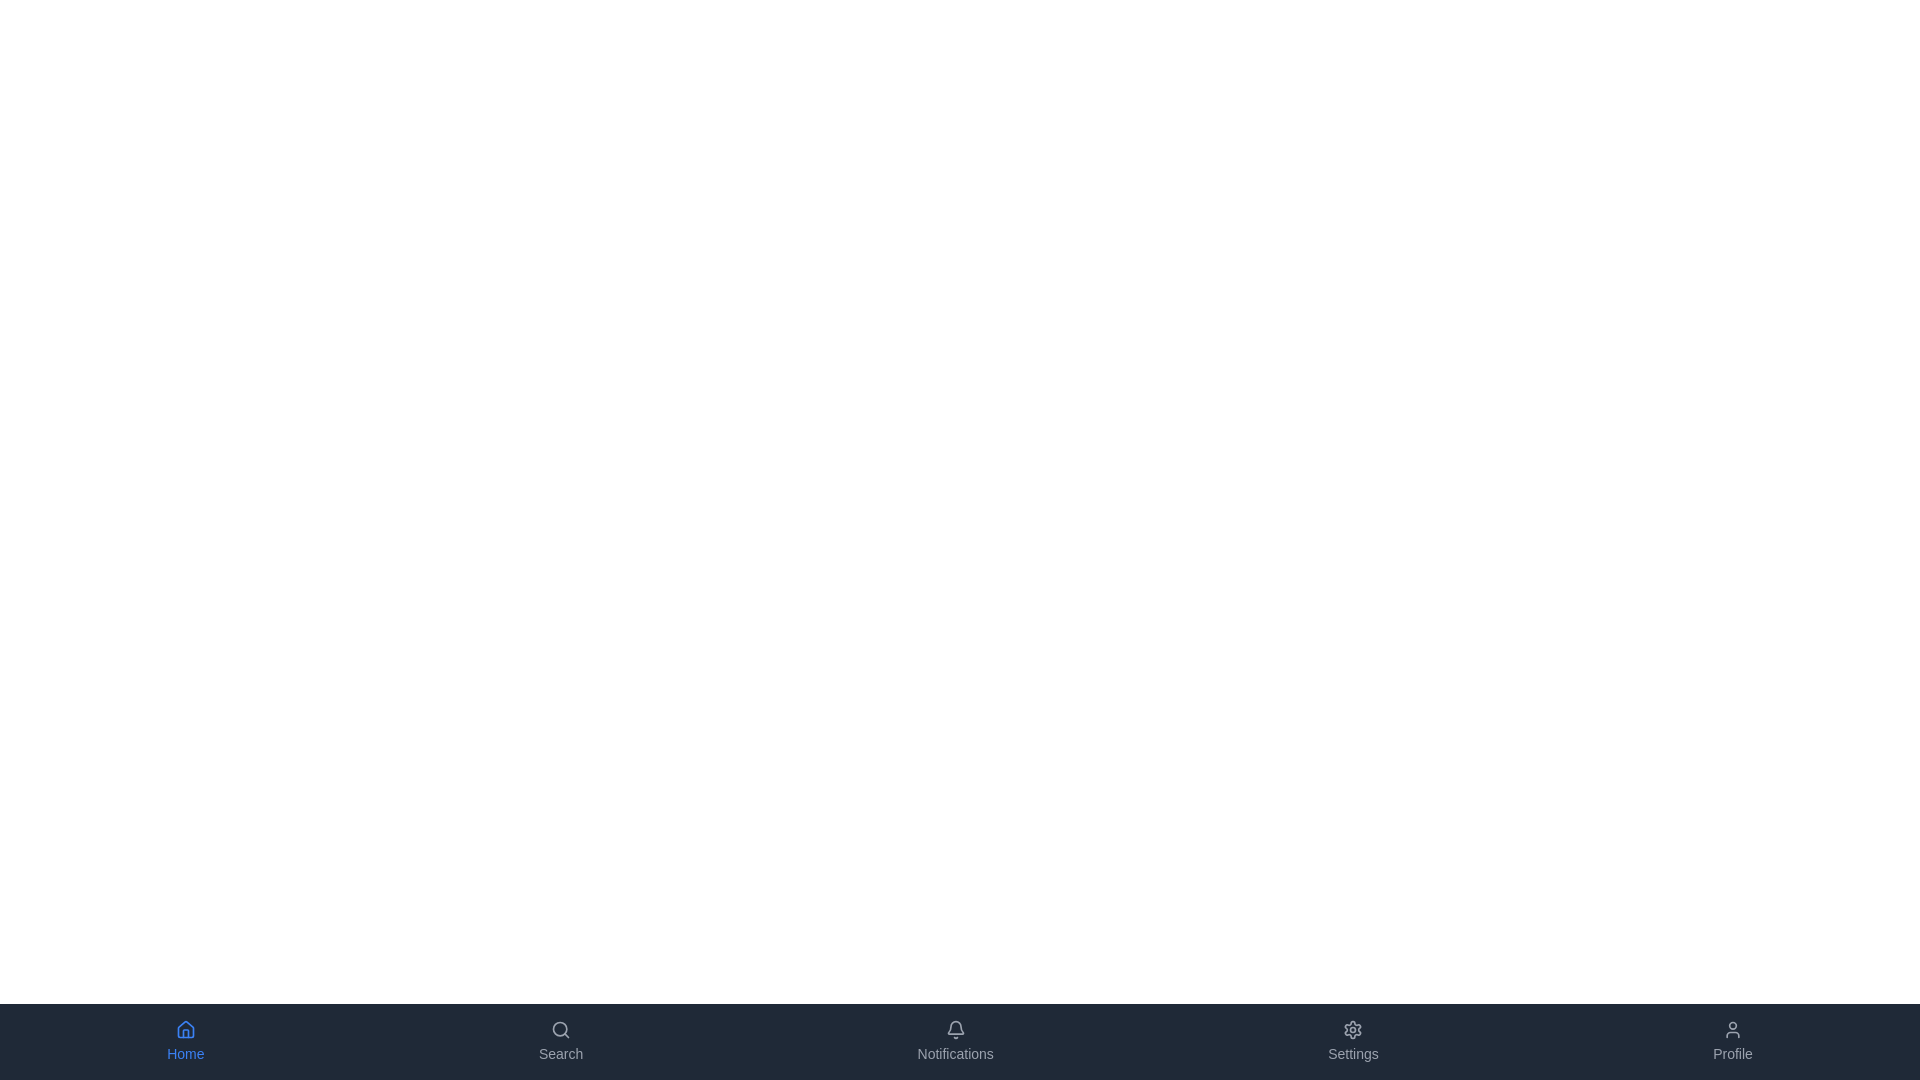  I want to click on the 'Profile' text label located in the bottom-right corner of the navigation bar, so click(1731, 1052).